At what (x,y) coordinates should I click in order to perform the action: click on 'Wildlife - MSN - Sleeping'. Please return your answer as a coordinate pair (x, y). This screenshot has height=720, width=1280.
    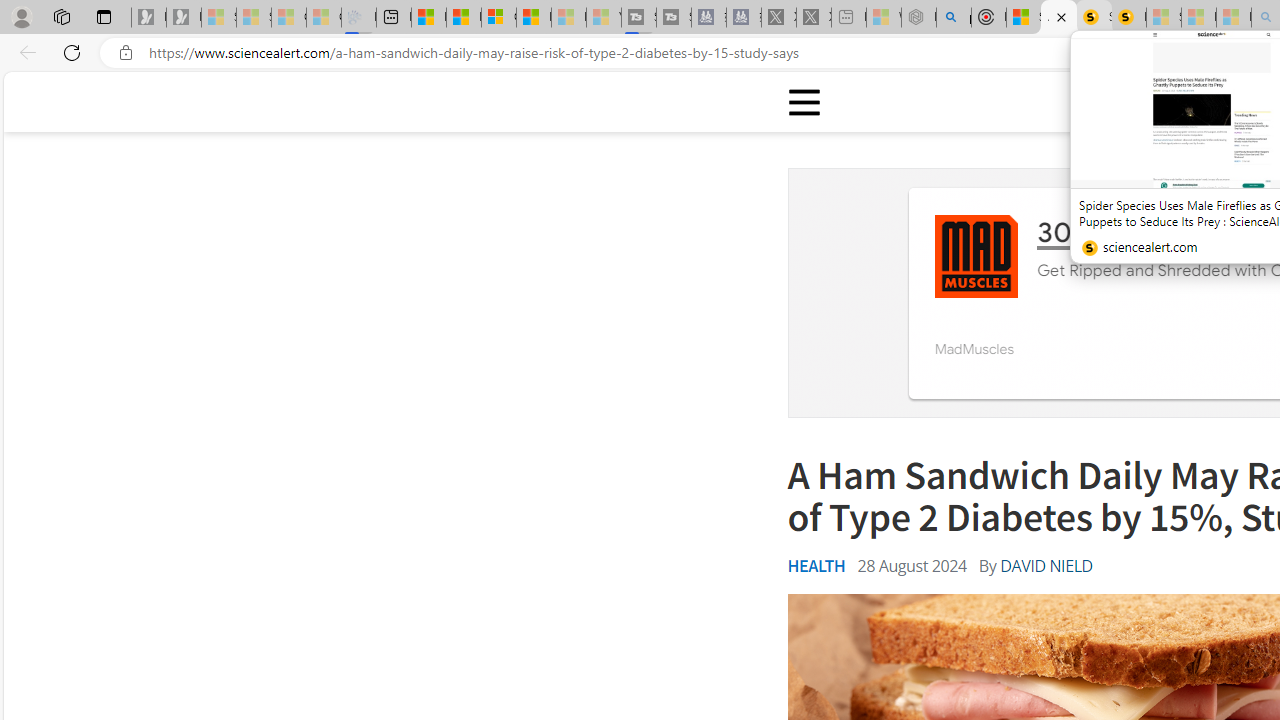
    Looking at the image, I should click on (882, 17).